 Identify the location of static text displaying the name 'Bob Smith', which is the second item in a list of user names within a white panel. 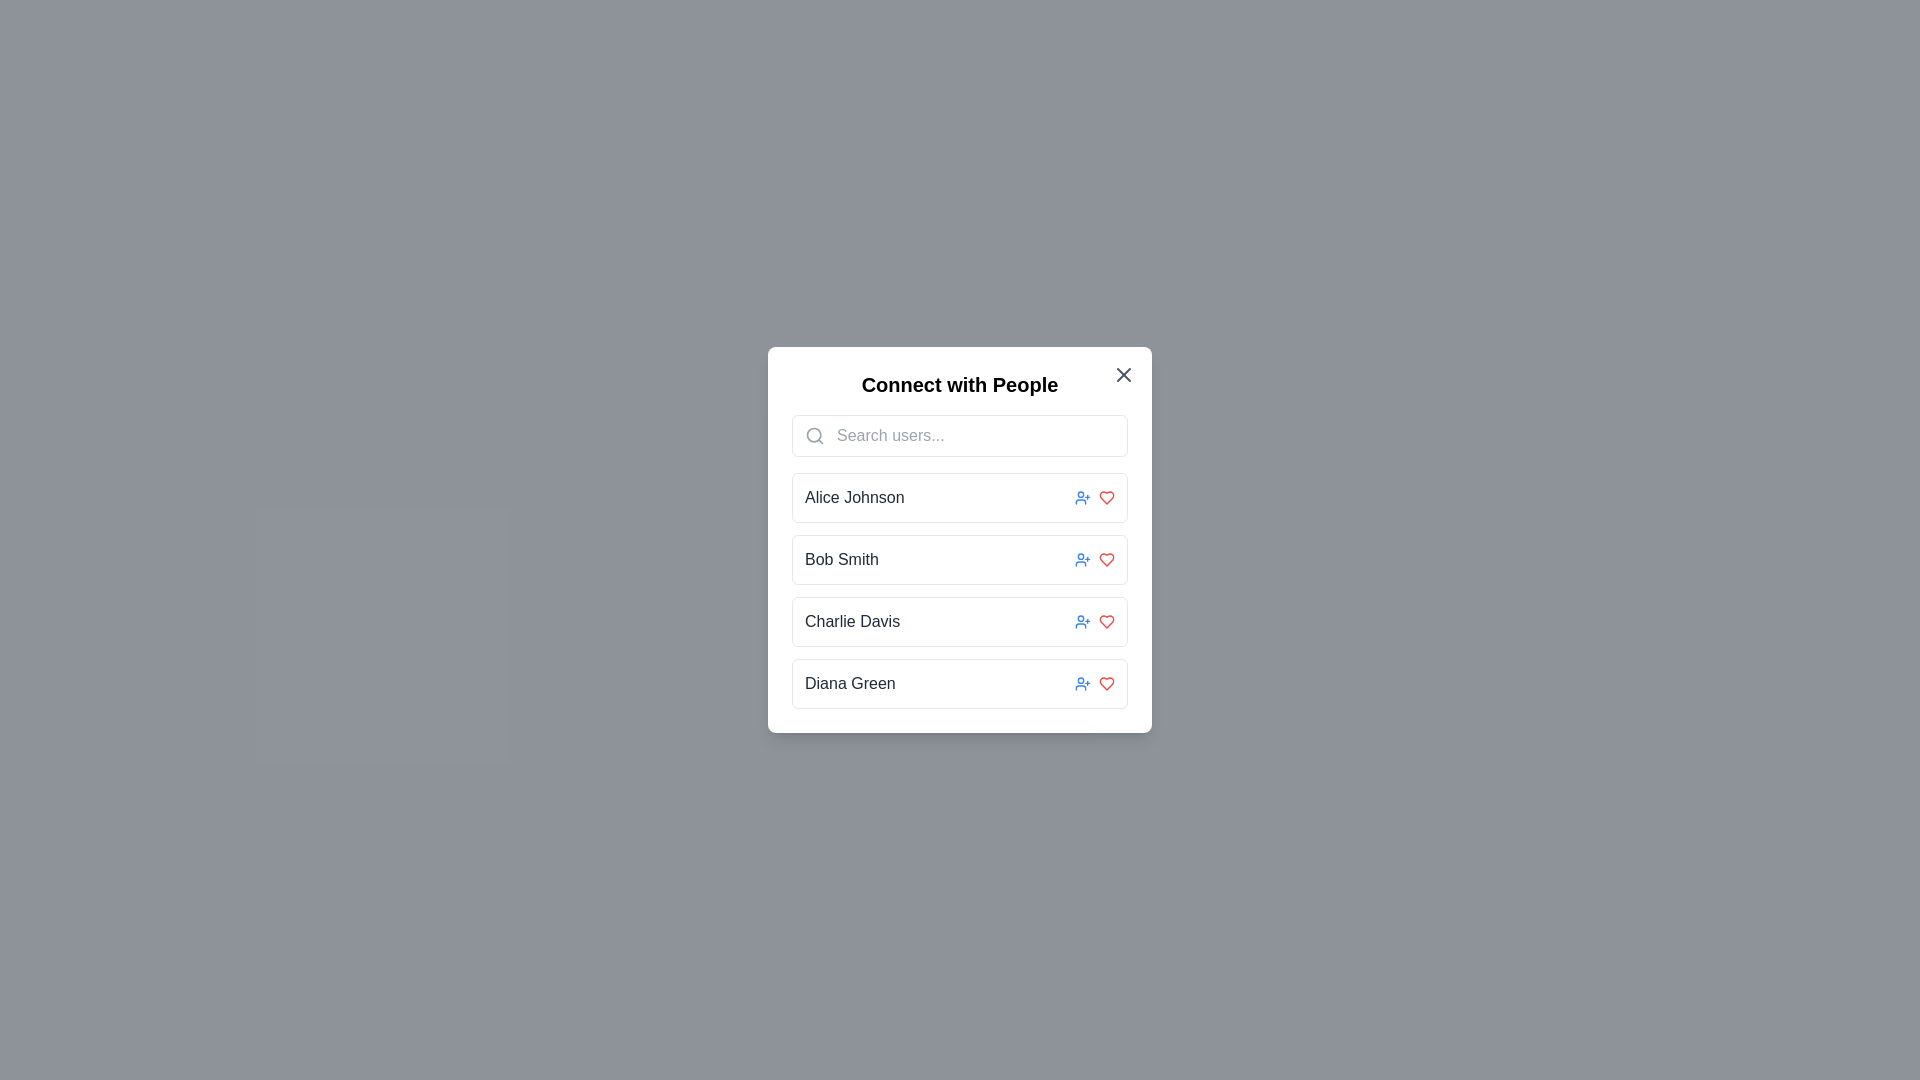
(841, 559).